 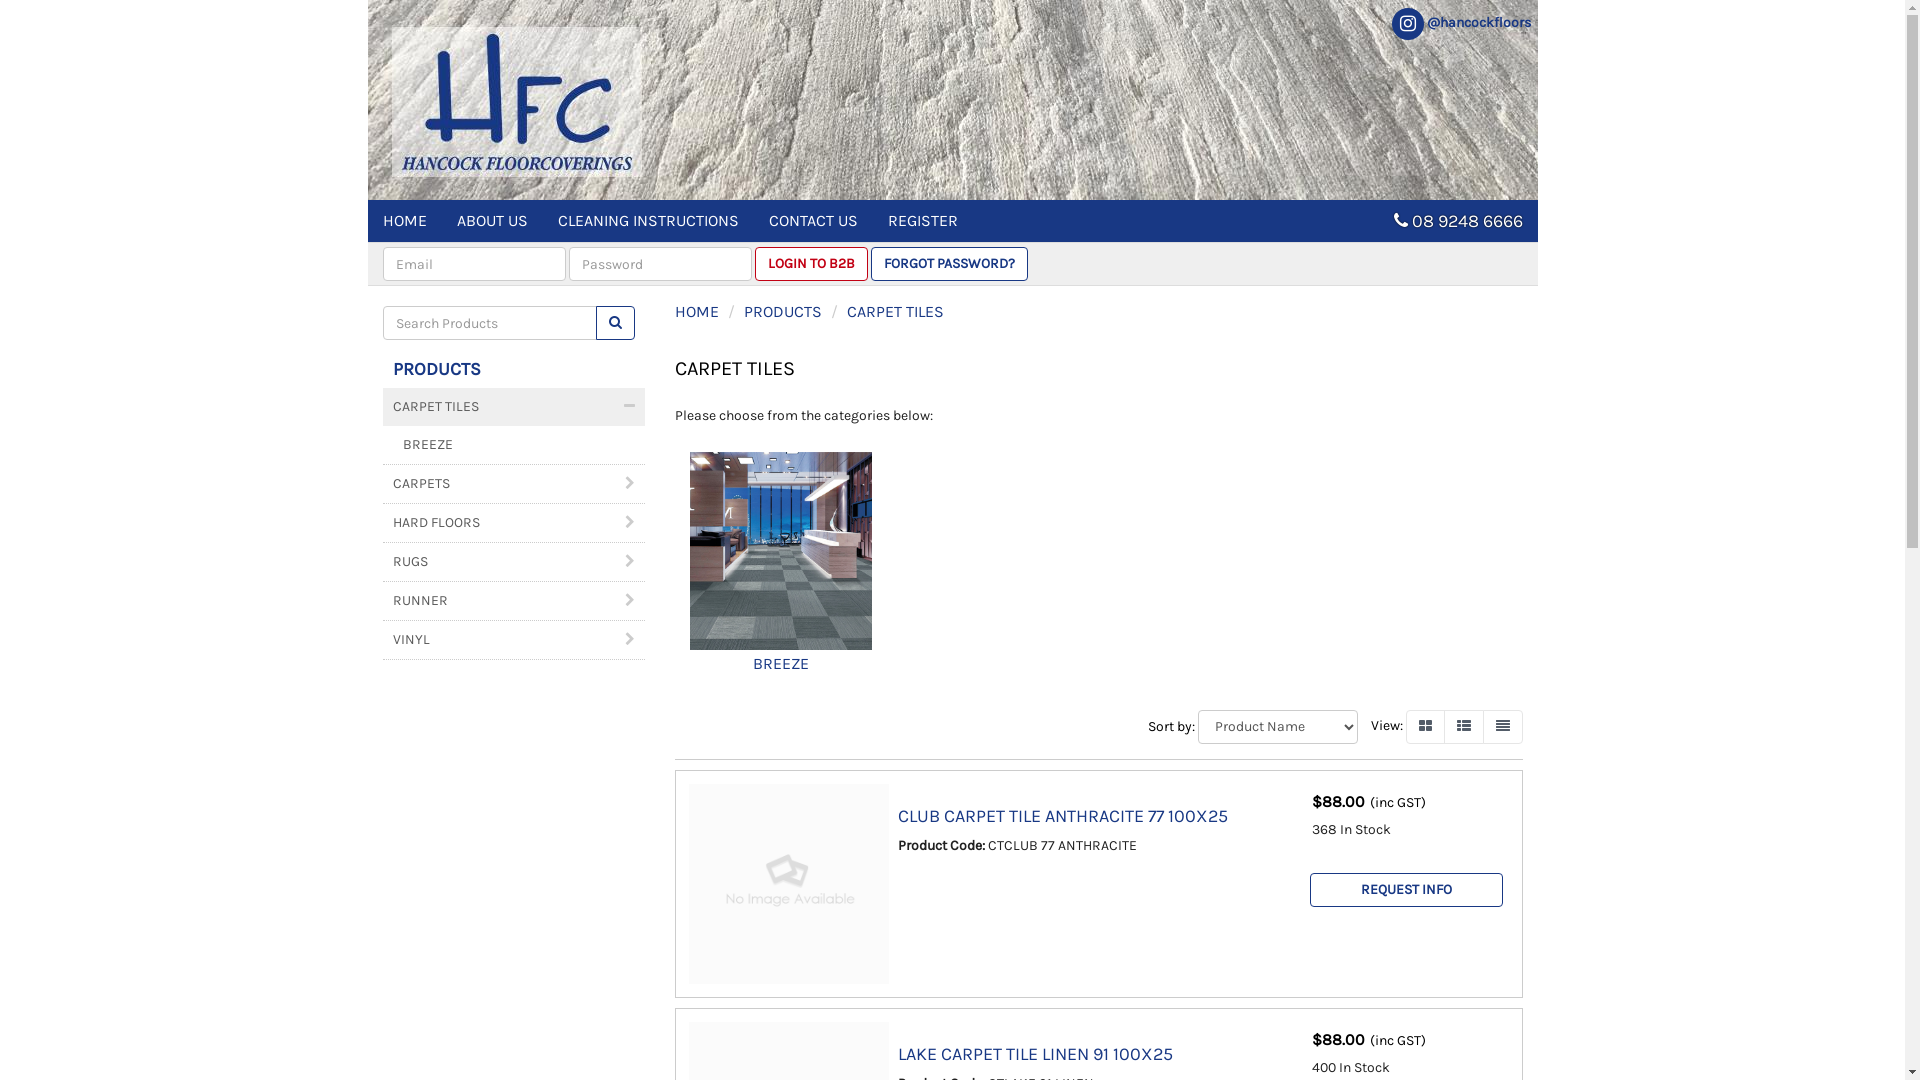 What do you see at coordinates (810, 262) in the screenshot?
I see `'Login to B2B'` at bounding box center [810, 262].